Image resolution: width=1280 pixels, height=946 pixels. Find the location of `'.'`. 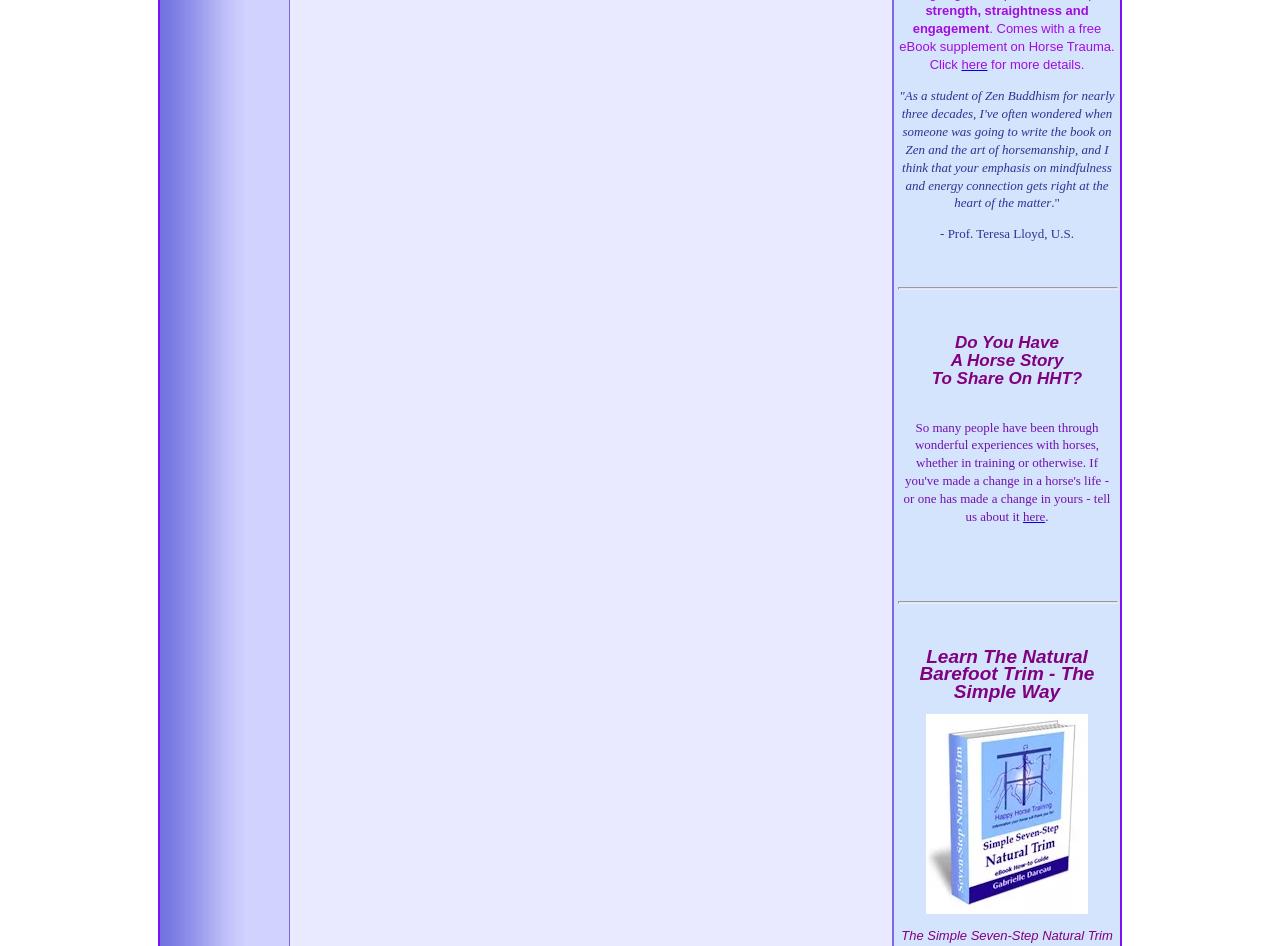

'.' is located at coordinates (1045, 515).